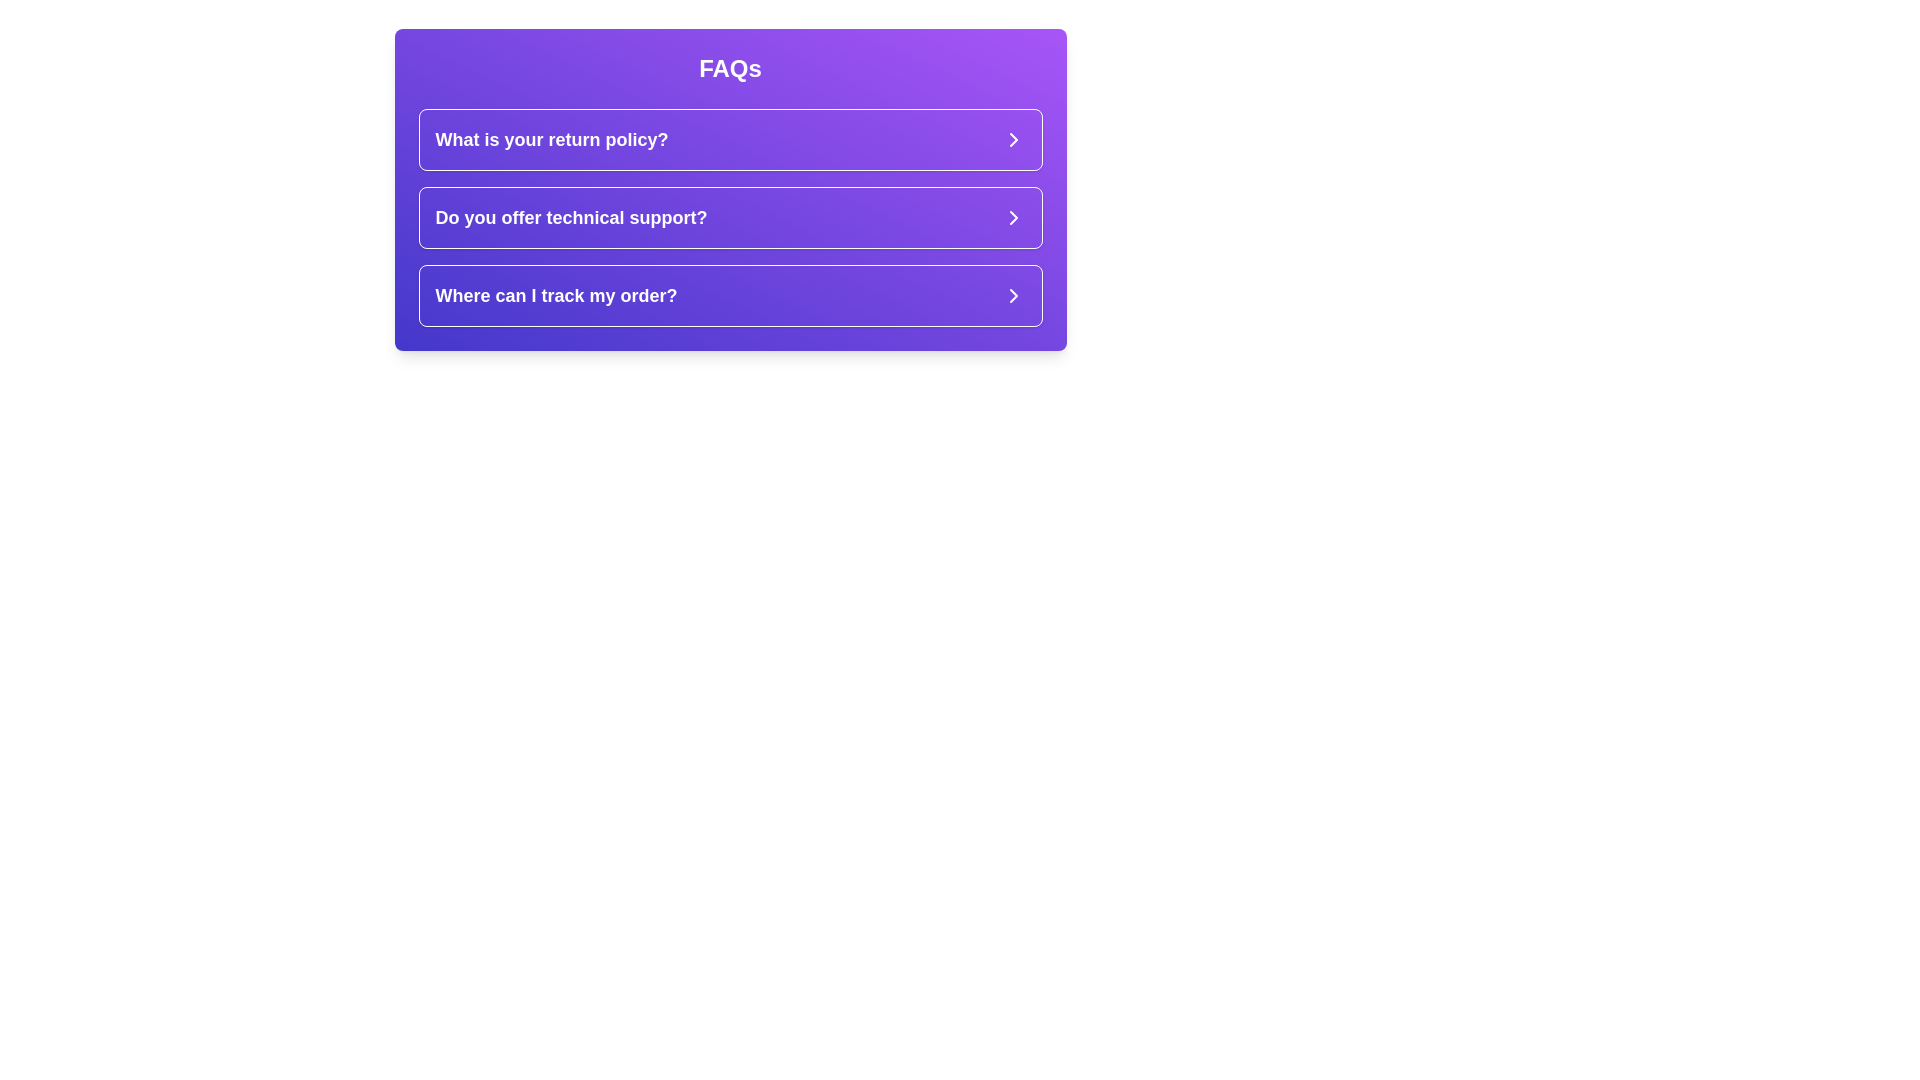 This screenshot has height=1080, width=1920. What do you see at coordinates (729, 218) in the screenshot?
I see `the middle Collapsible item in the FAQ section` at bounding box center [729, 218].